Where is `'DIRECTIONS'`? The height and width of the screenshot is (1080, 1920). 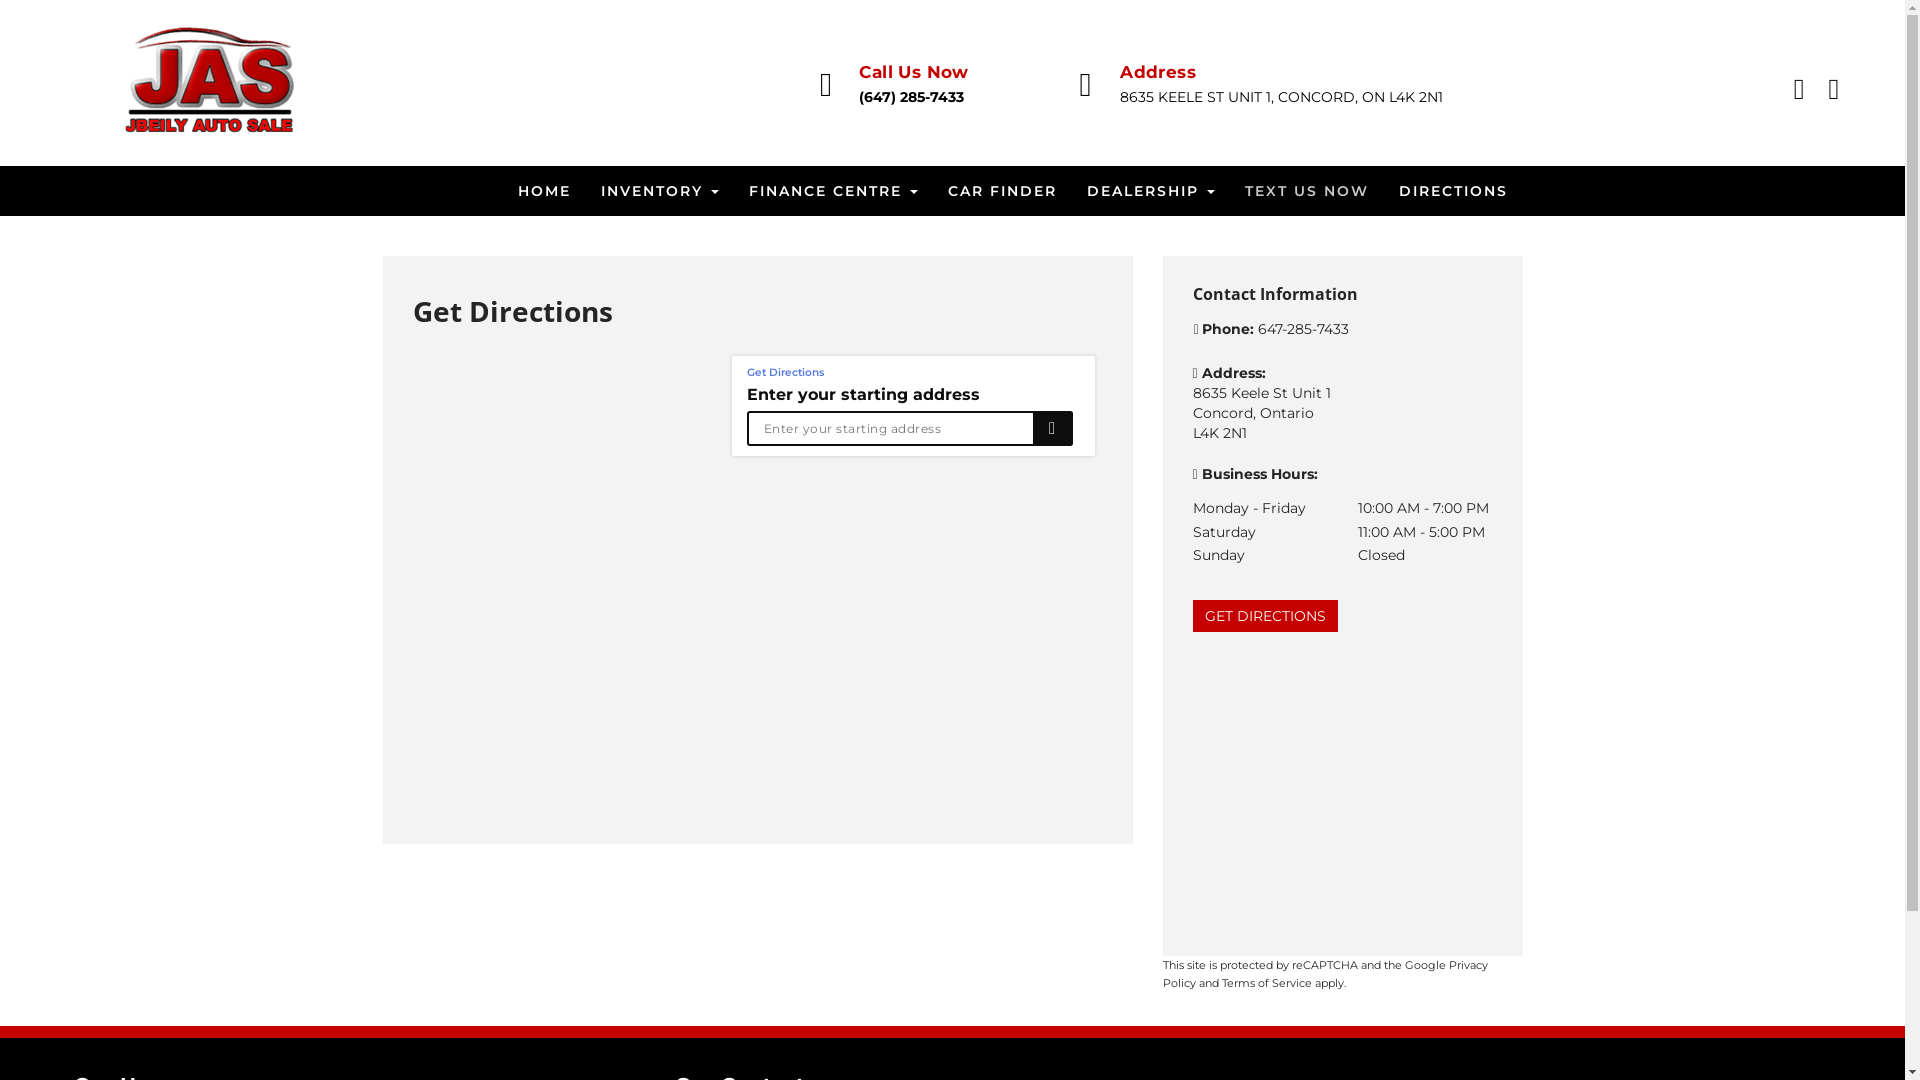
'DIRECTIONS' is located at coordinates (1453, 191).